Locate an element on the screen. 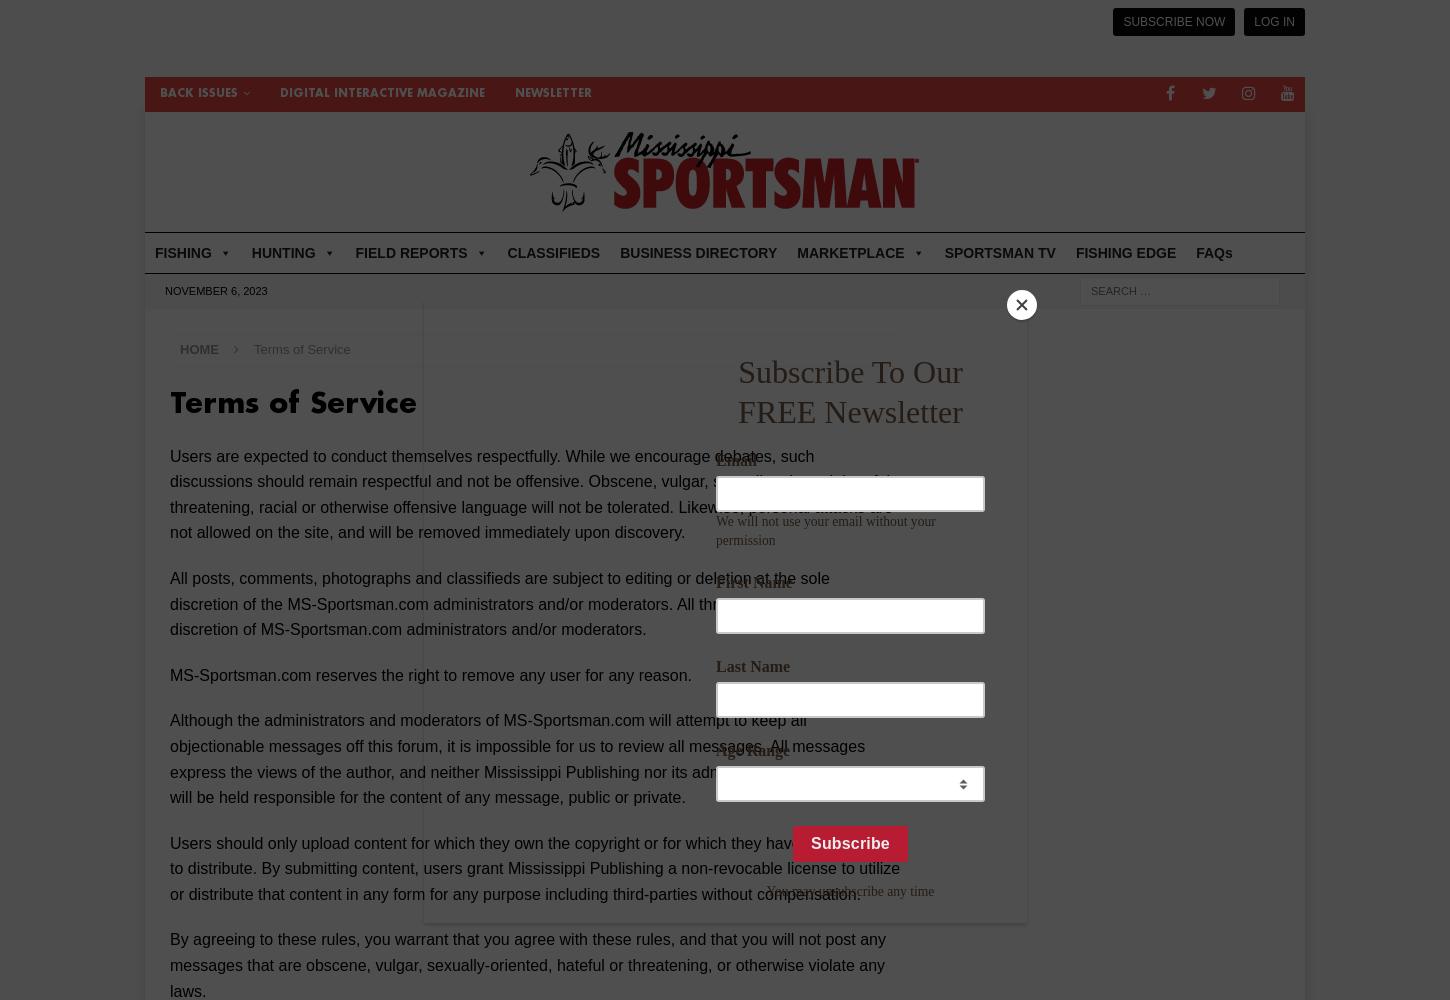  'SPORTSMAN TV' is located at coordinates (999, 253).